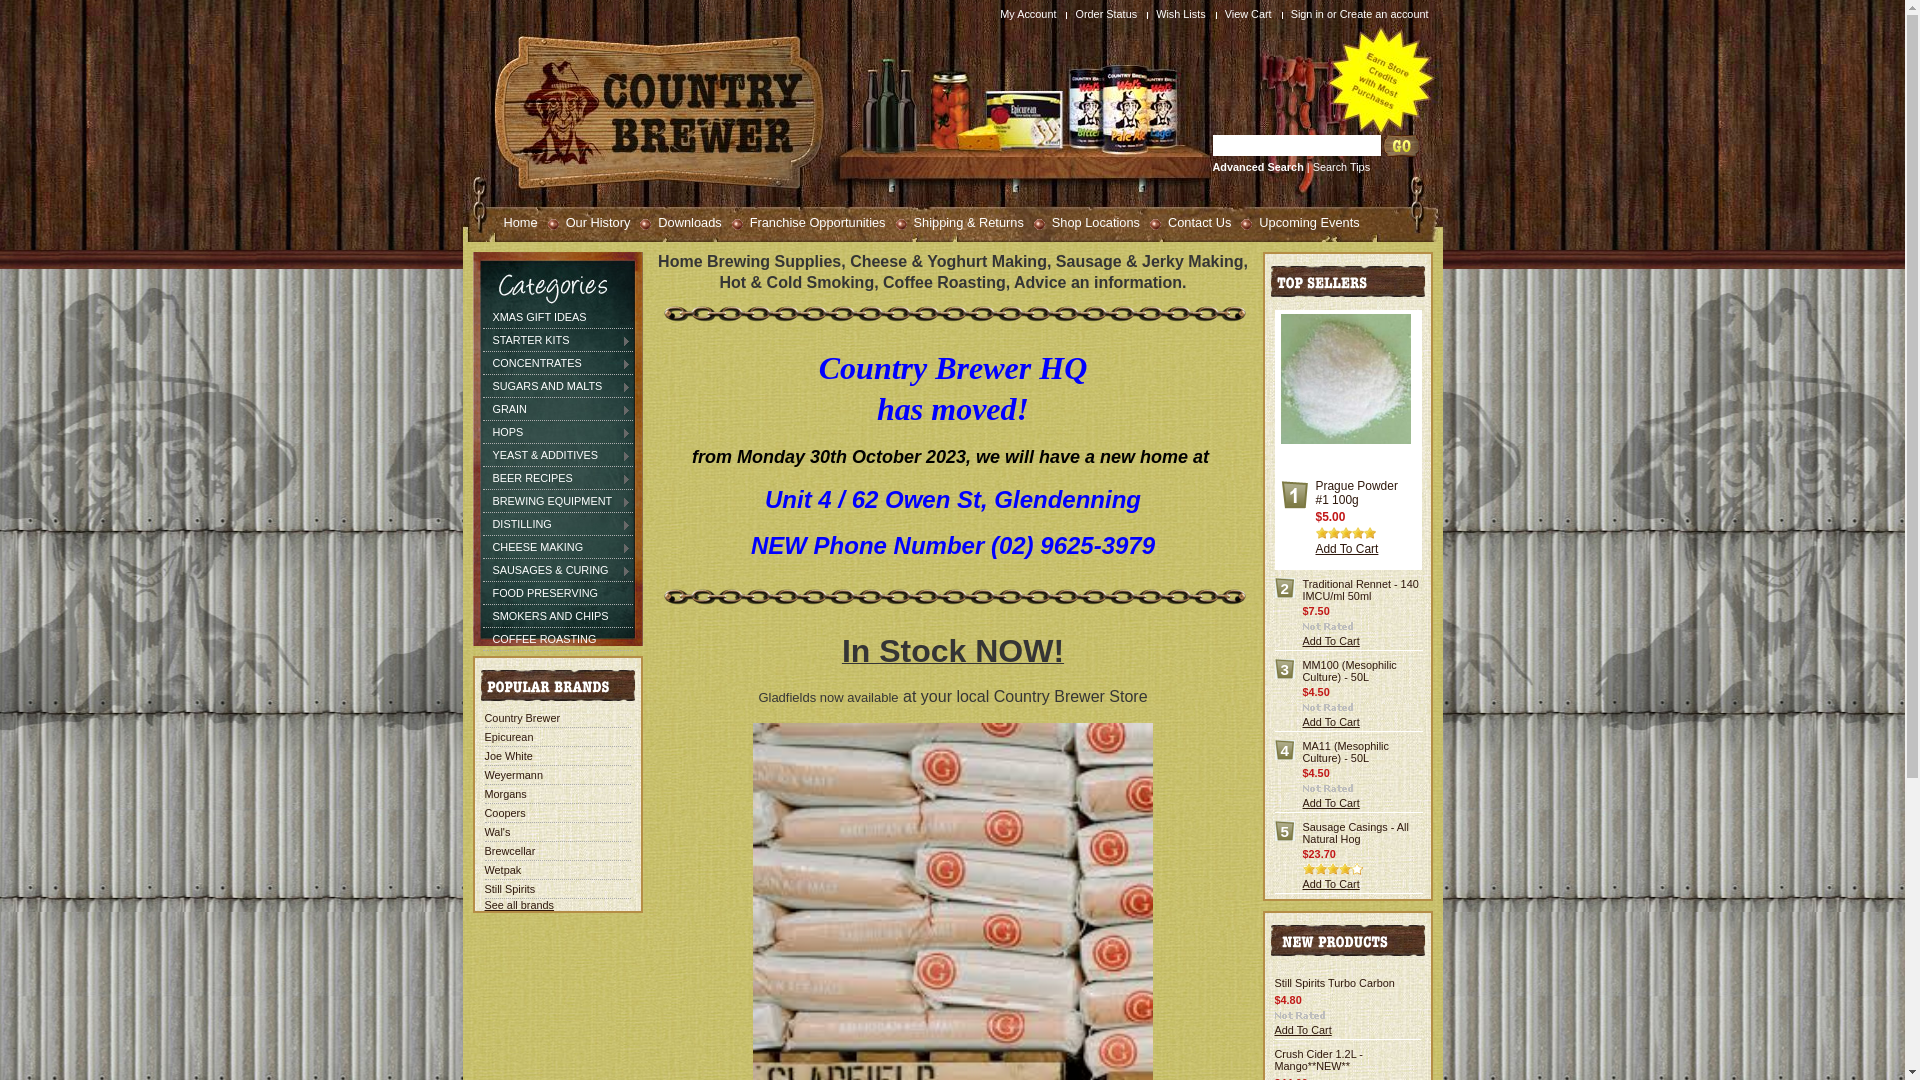  Describe the element at coordinates (556, 315) in the screenshot. I see `'XMAS GIFT IDEAS'` at that location.